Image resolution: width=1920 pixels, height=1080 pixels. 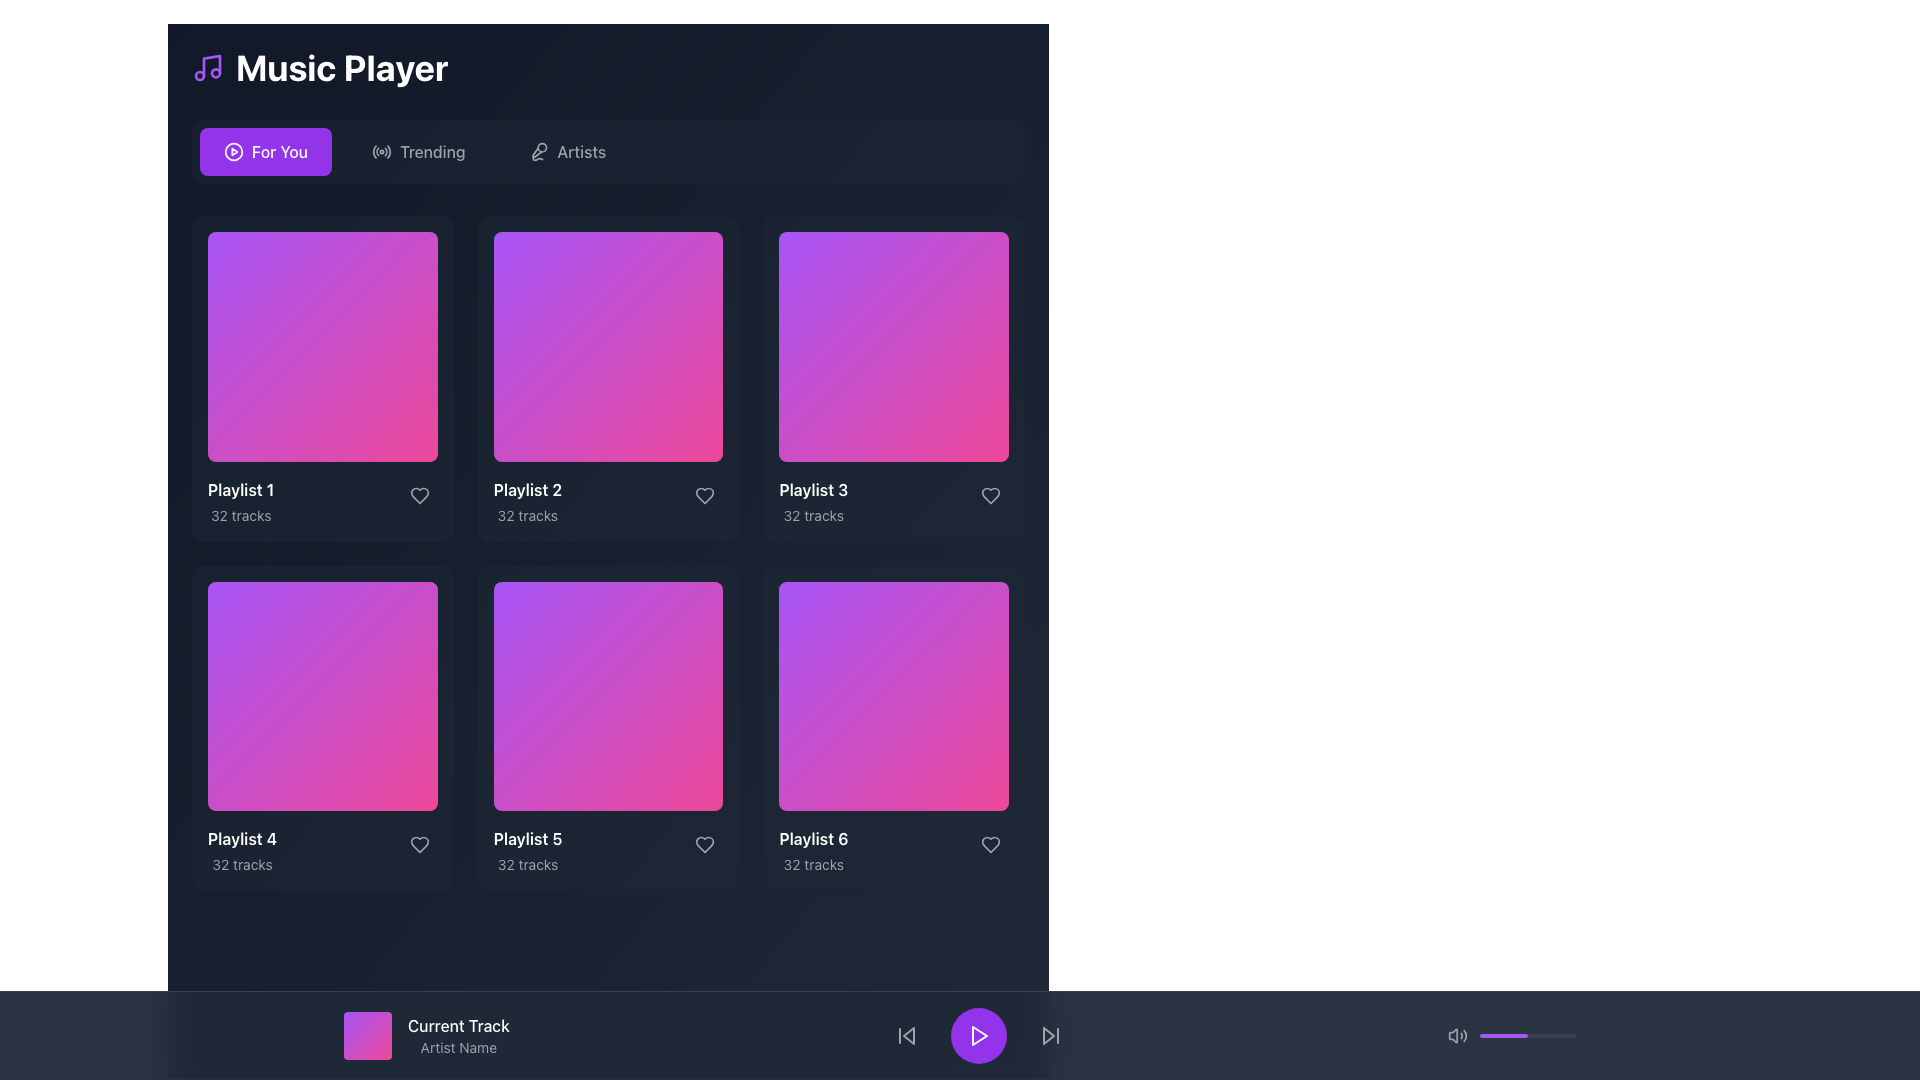 I want to click on the 'Artists' button, which is the third button in a horizontal row with a dark gray background and a microphone icon on the left, so click(x=566, y=150).